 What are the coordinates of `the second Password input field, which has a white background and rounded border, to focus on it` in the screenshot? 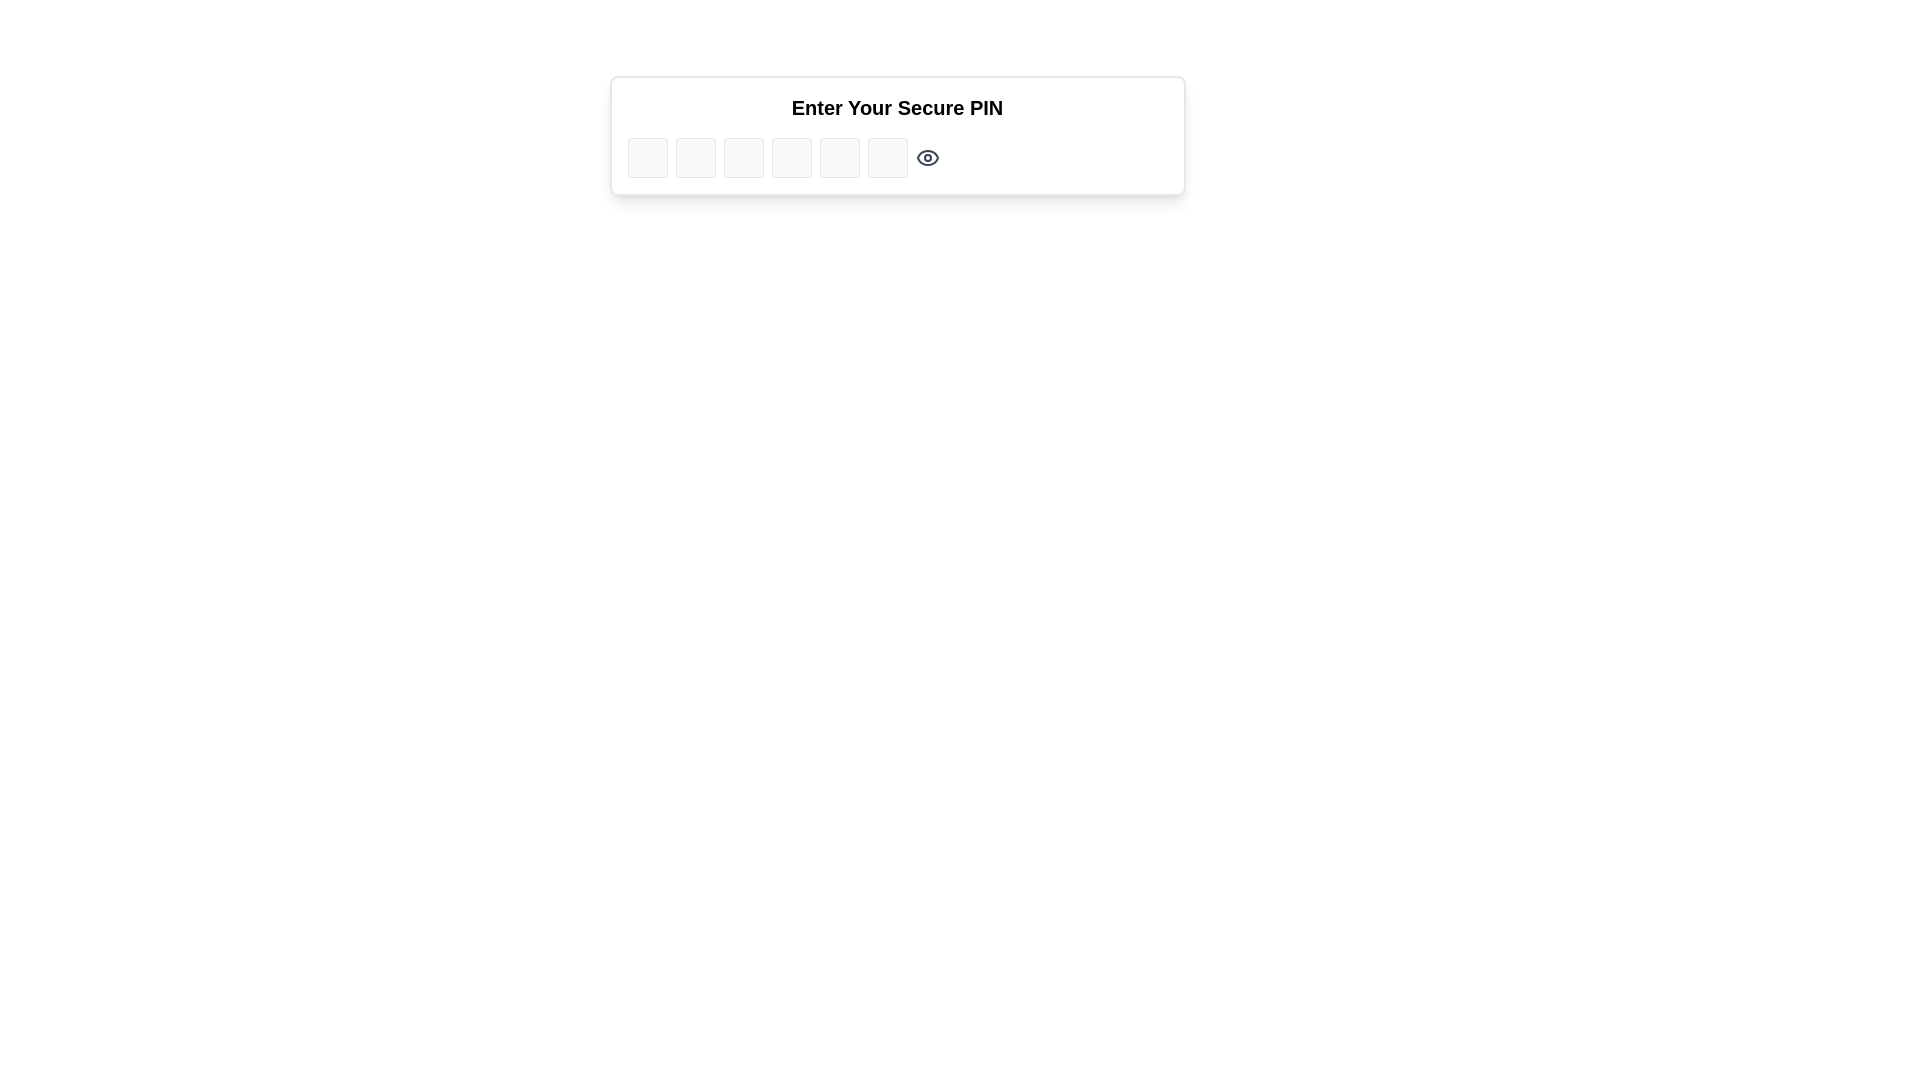 It's located at (695, 157).